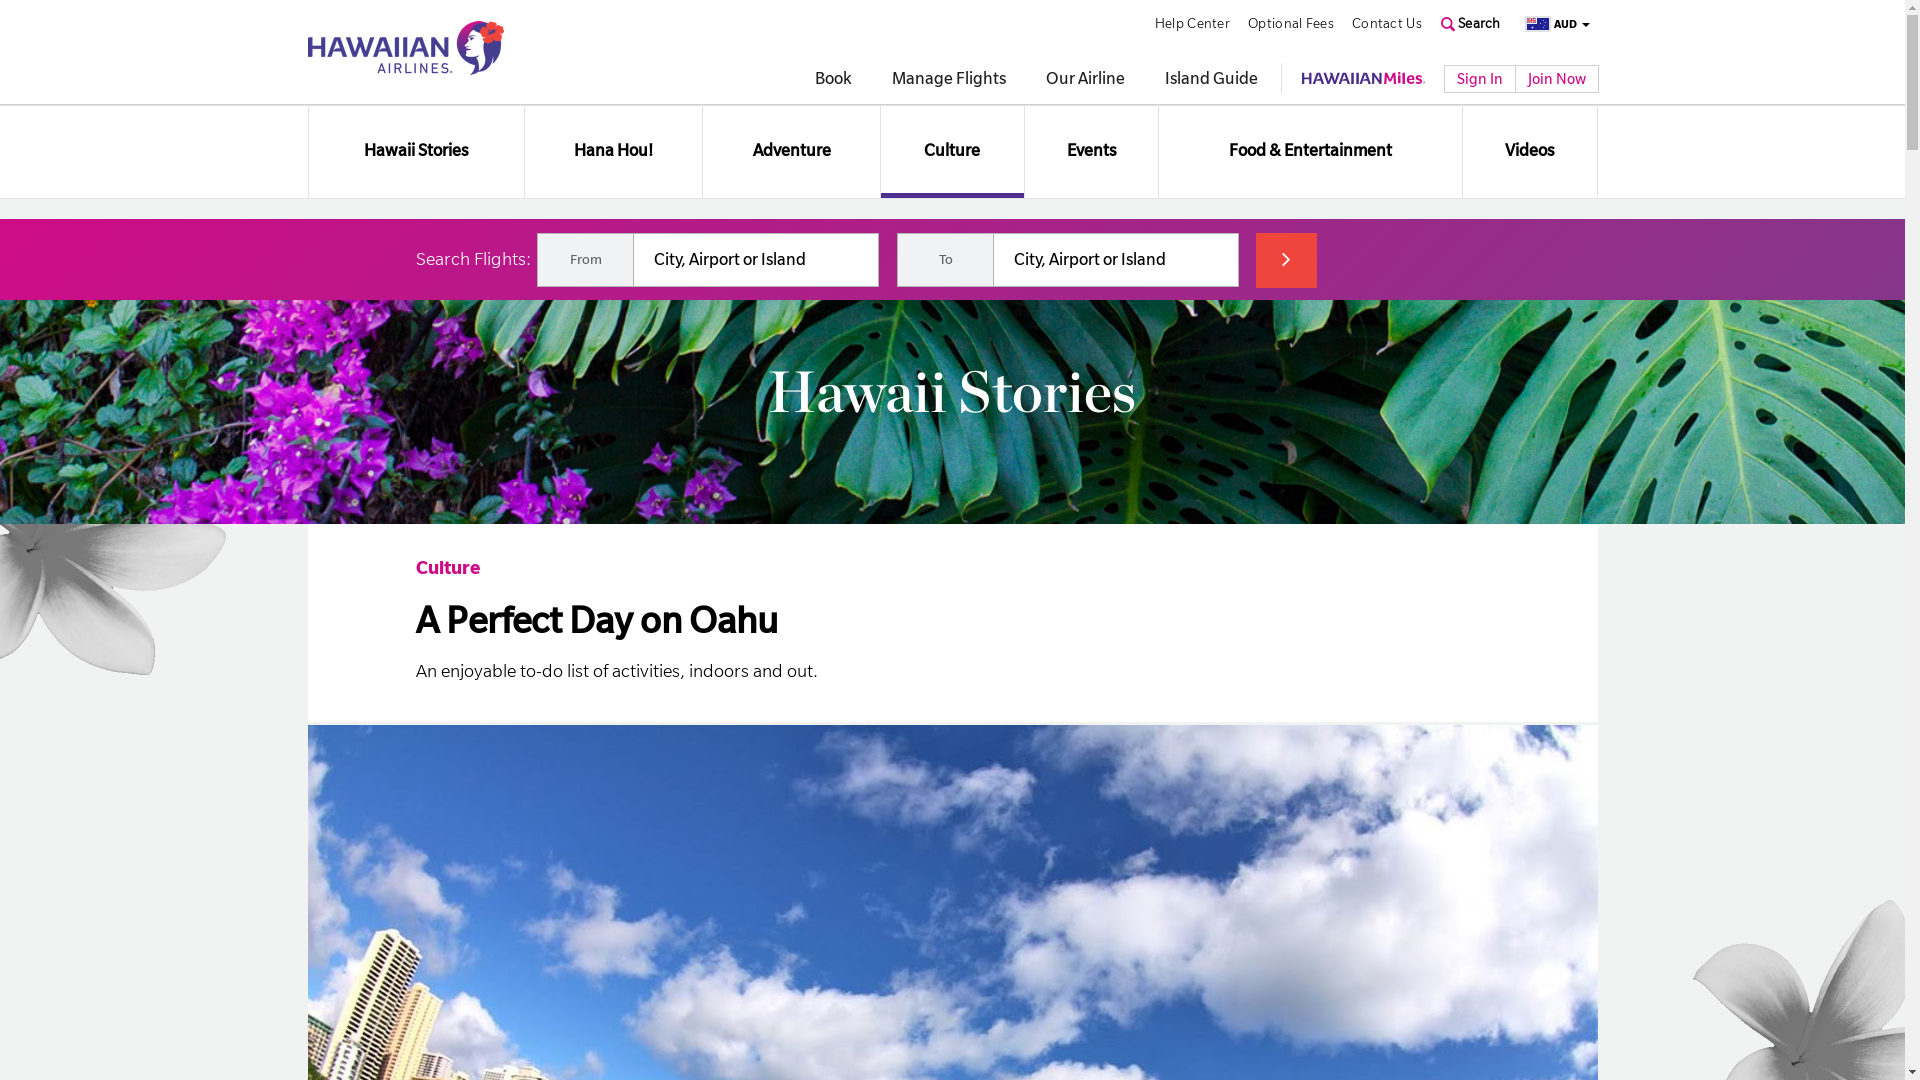  Describe the element at coordinates (832, 80) in the screenshot. I see `'Book'` at that location.